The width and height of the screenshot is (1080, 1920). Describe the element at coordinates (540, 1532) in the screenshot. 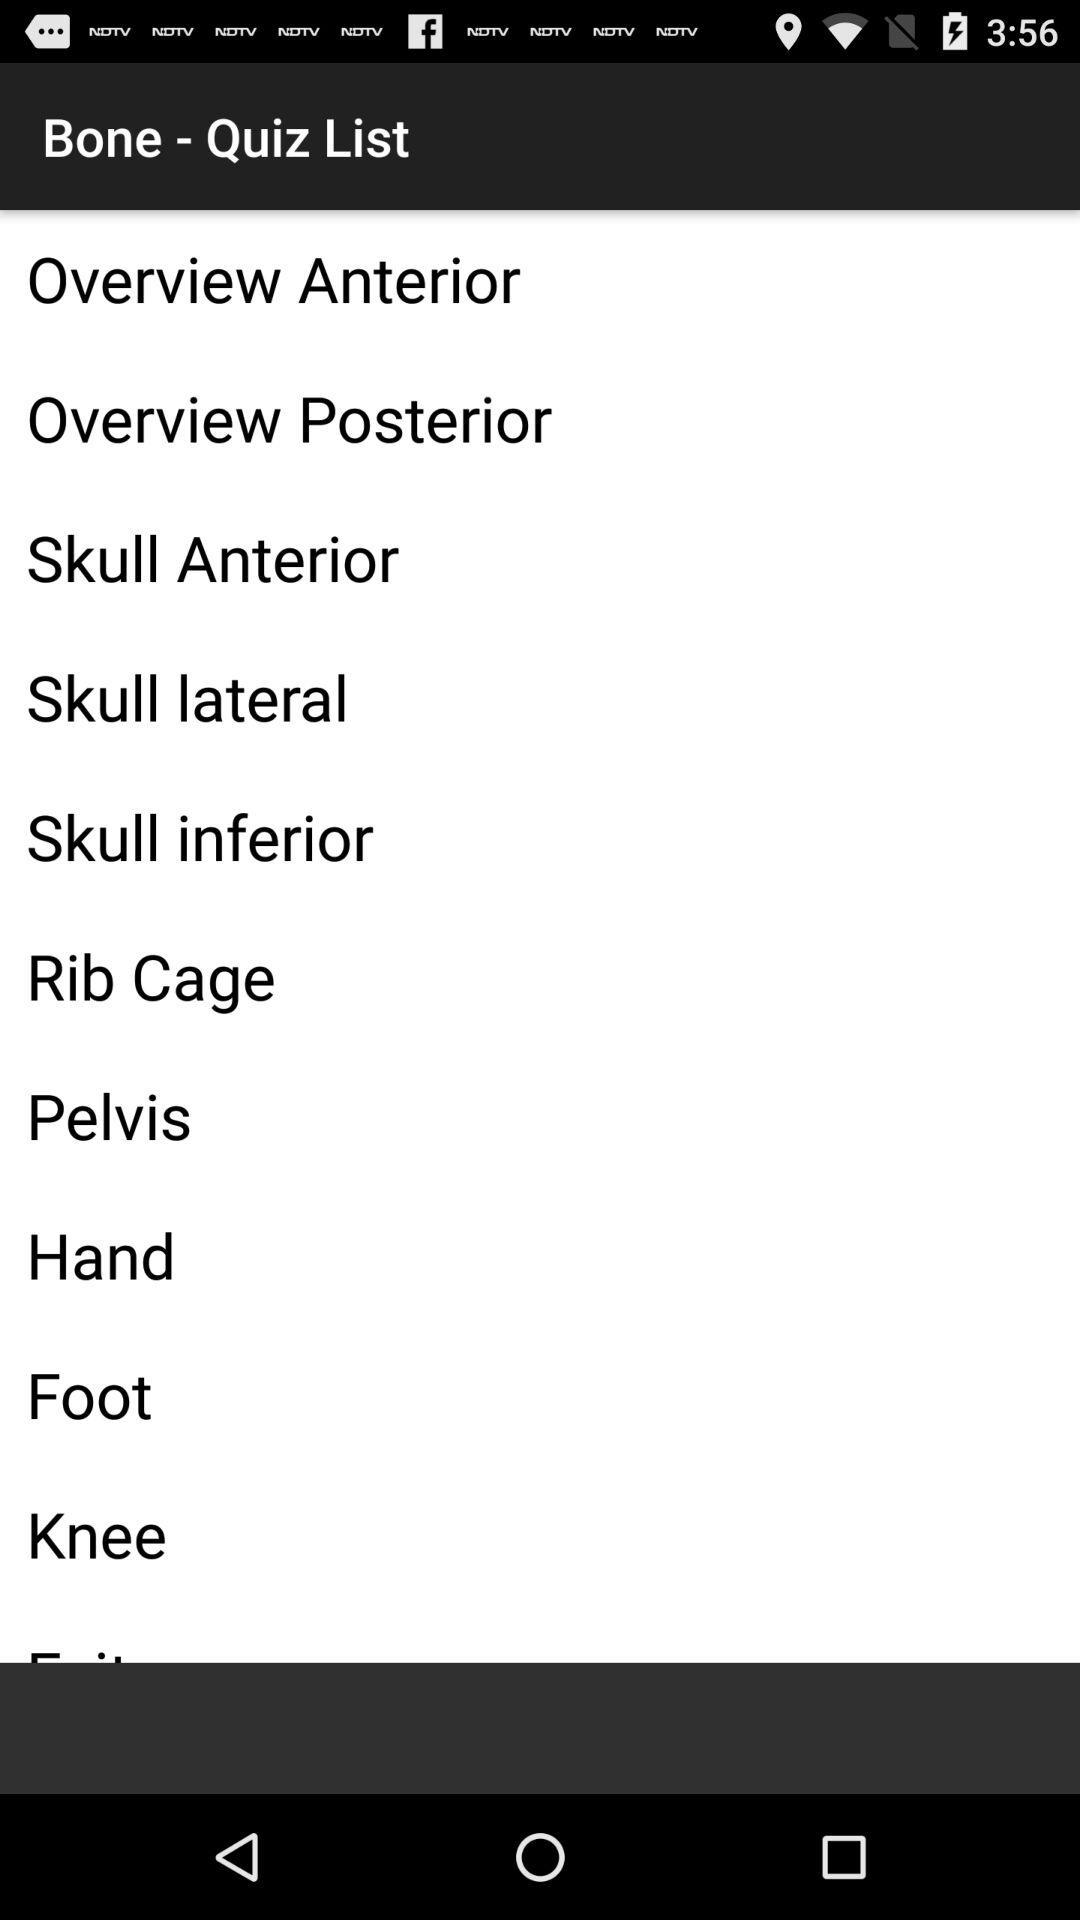

I see `the icon above exit` at that location.